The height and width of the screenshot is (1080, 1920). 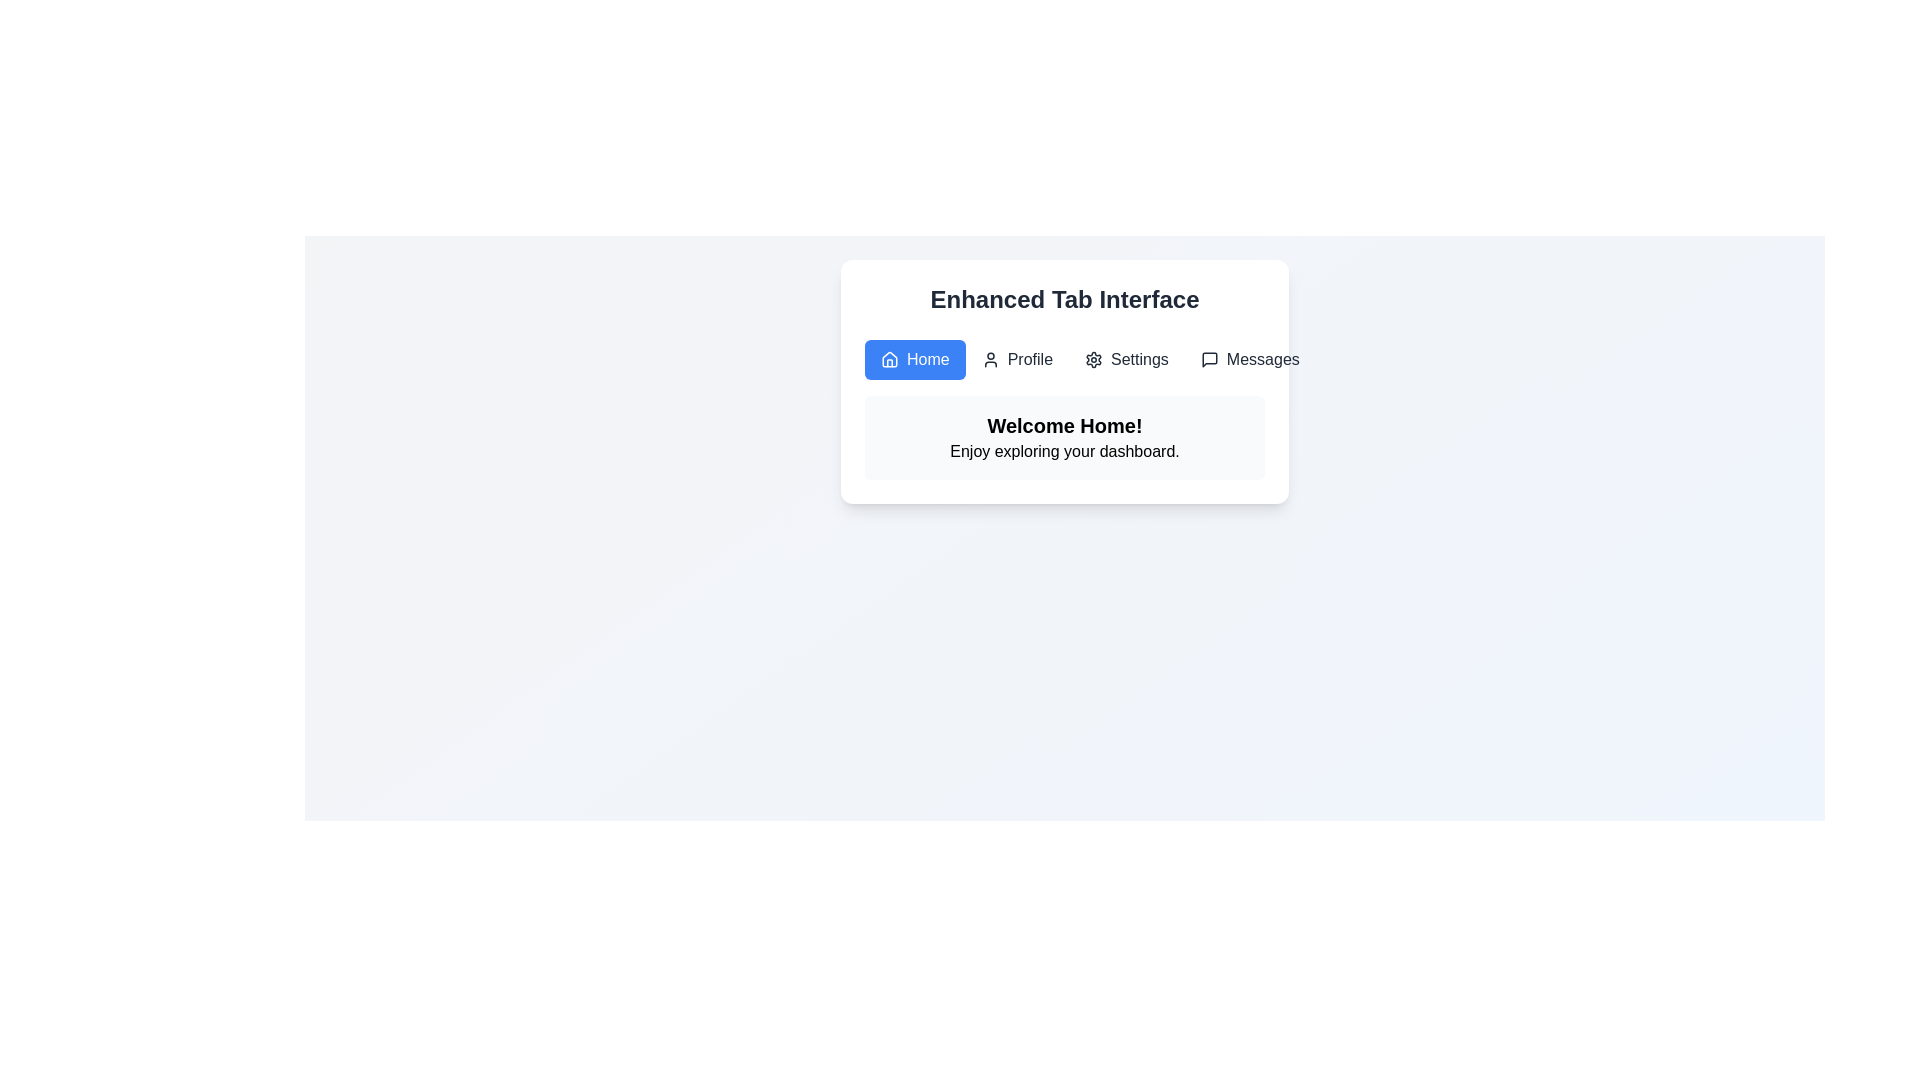 I want to click on the 'Home' text label within the blue button located in the navigation bar to trigger a visual response, so click(x=927, y=358).